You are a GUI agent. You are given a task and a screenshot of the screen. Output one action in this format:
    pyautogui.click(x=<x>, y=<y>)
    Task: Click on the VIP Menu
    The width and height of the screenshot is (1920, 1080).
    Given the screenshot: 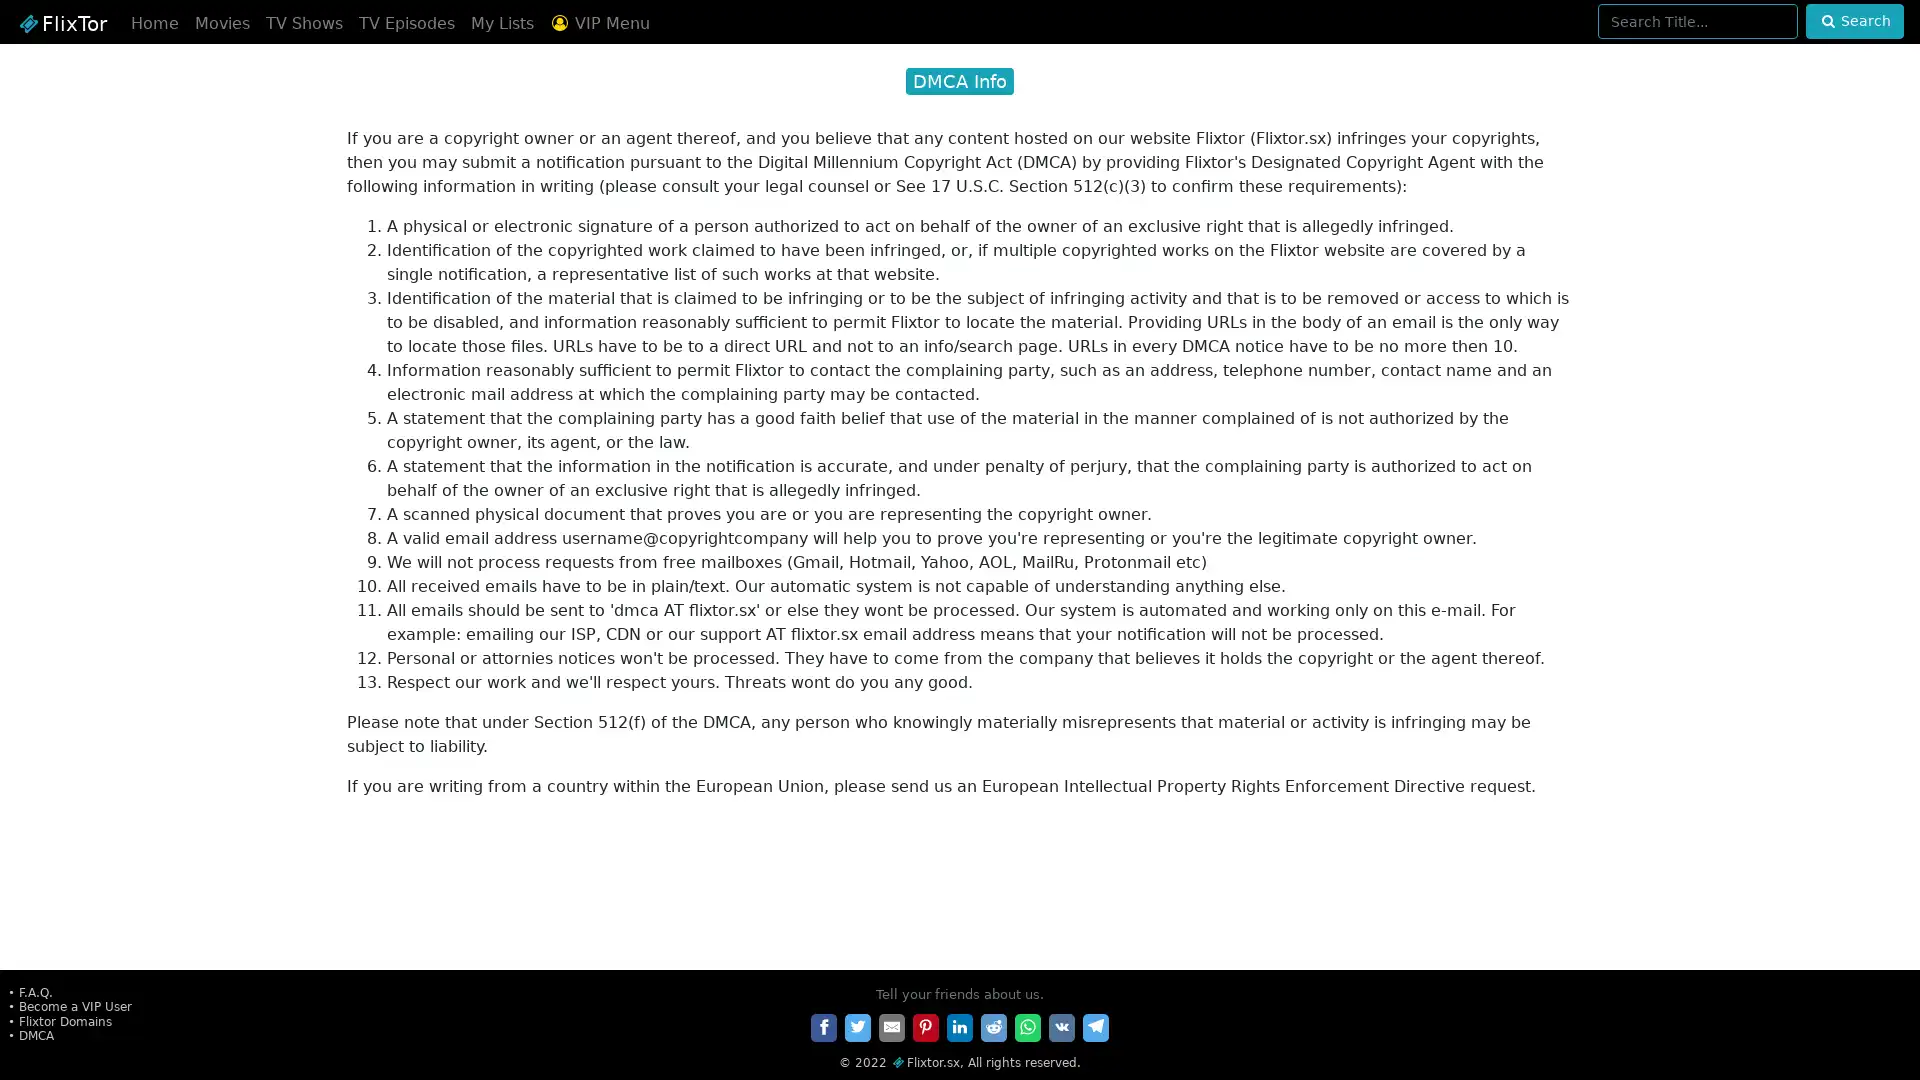 What is the action you would take?
    pyautogui.click(x=598, y=23)
    